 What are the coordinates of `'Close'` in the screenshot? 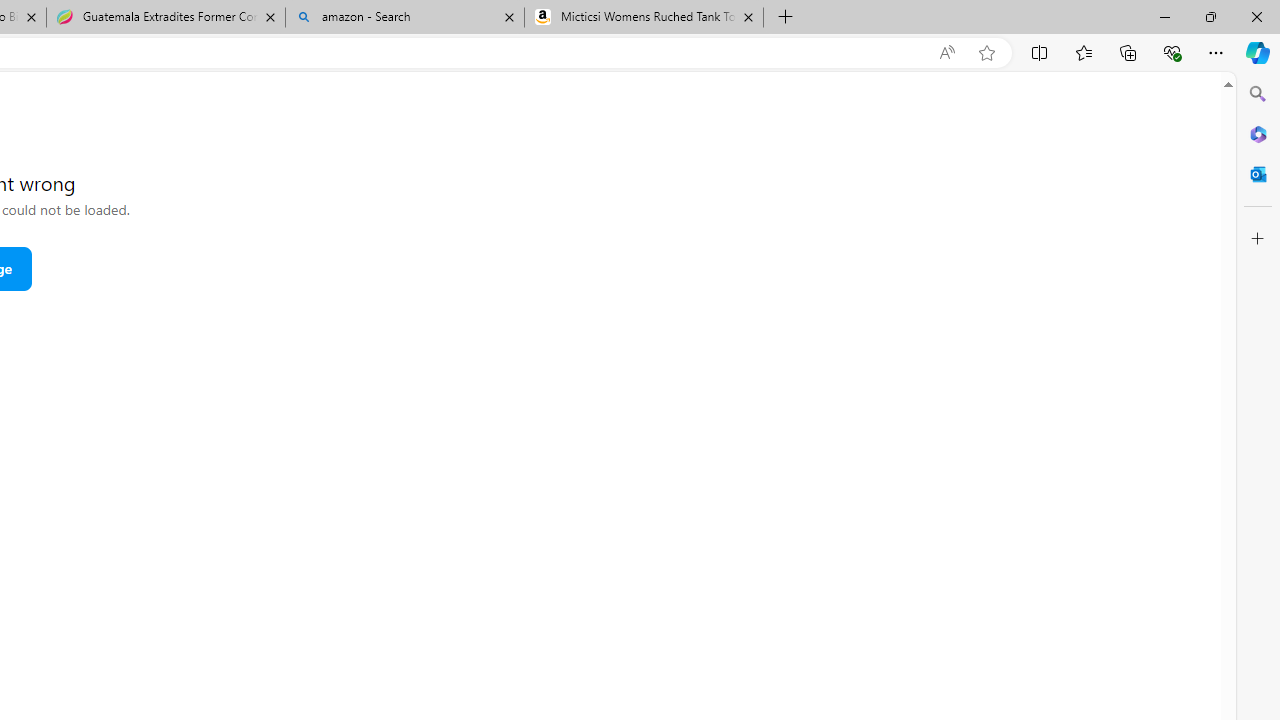 It's located at (1255, 16).